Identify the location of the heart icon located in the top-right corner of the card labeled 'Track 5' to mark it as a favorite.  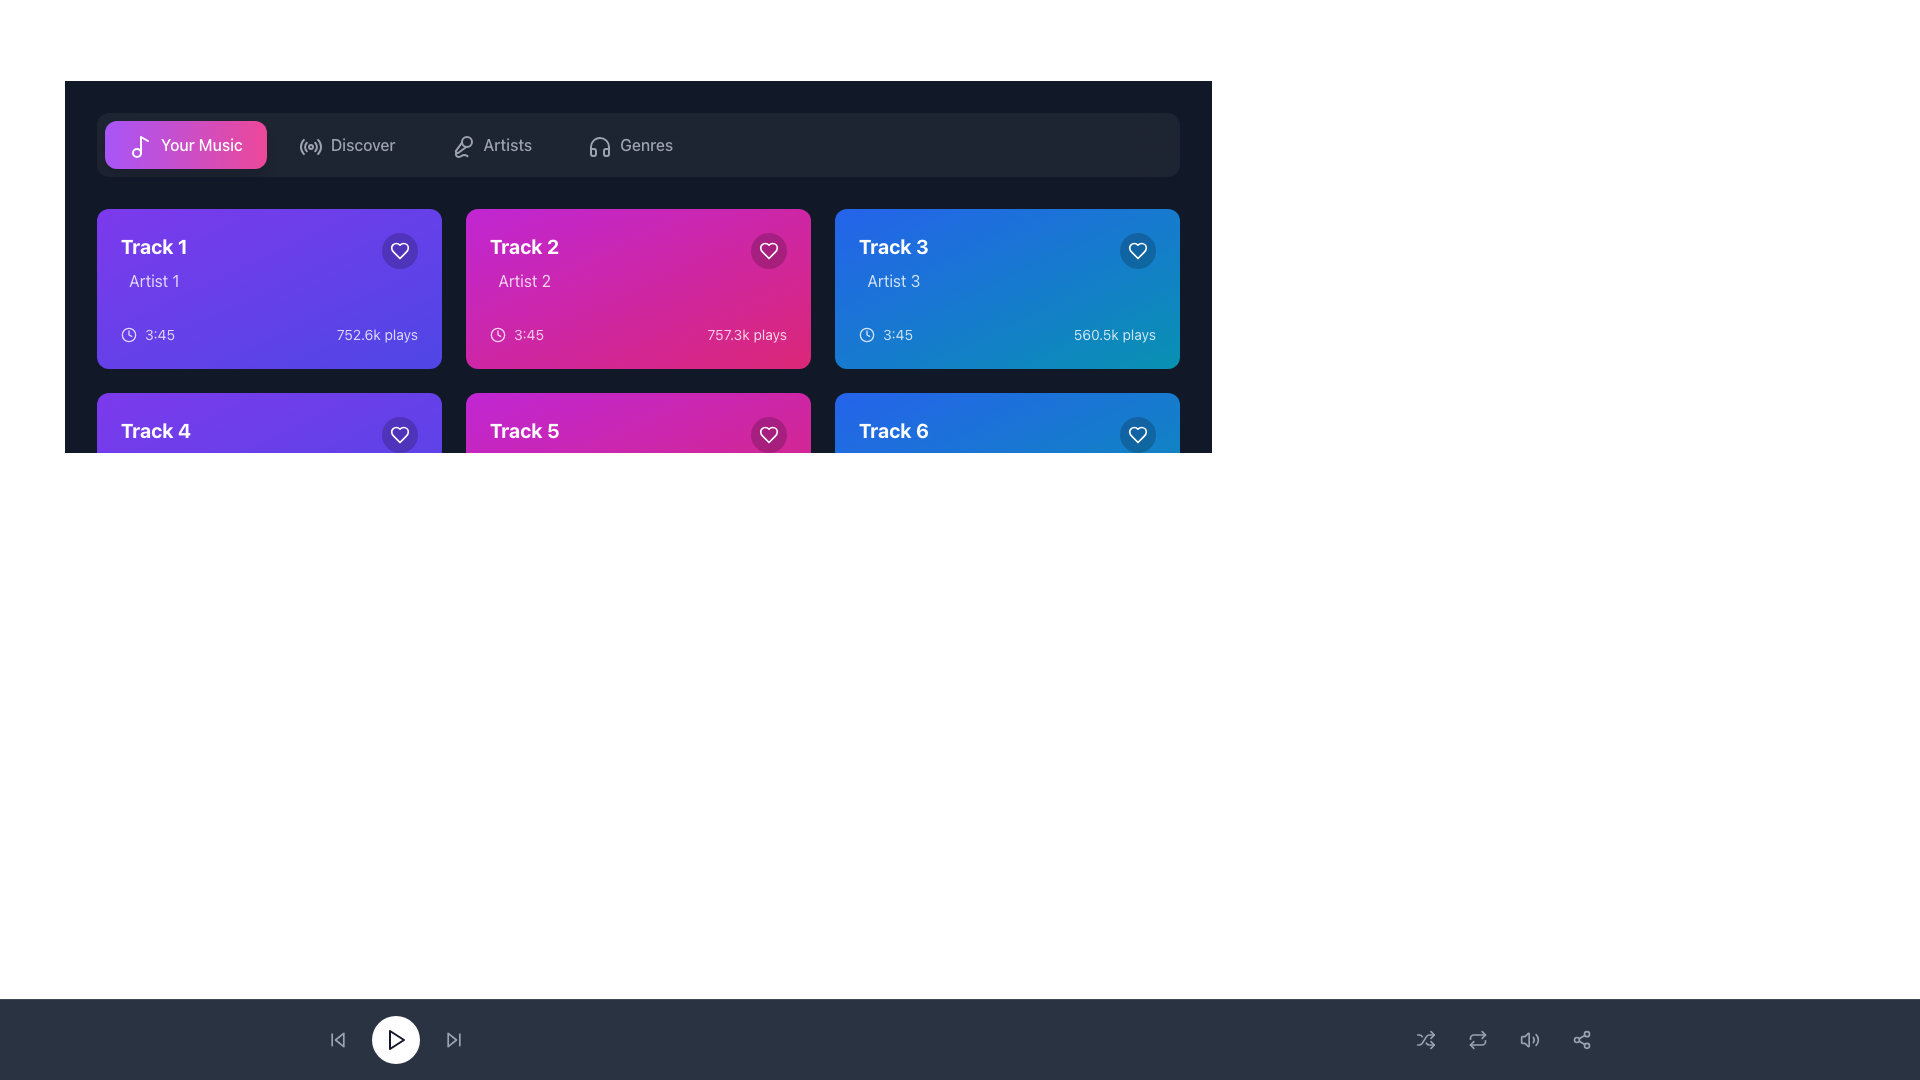
(767, 434).